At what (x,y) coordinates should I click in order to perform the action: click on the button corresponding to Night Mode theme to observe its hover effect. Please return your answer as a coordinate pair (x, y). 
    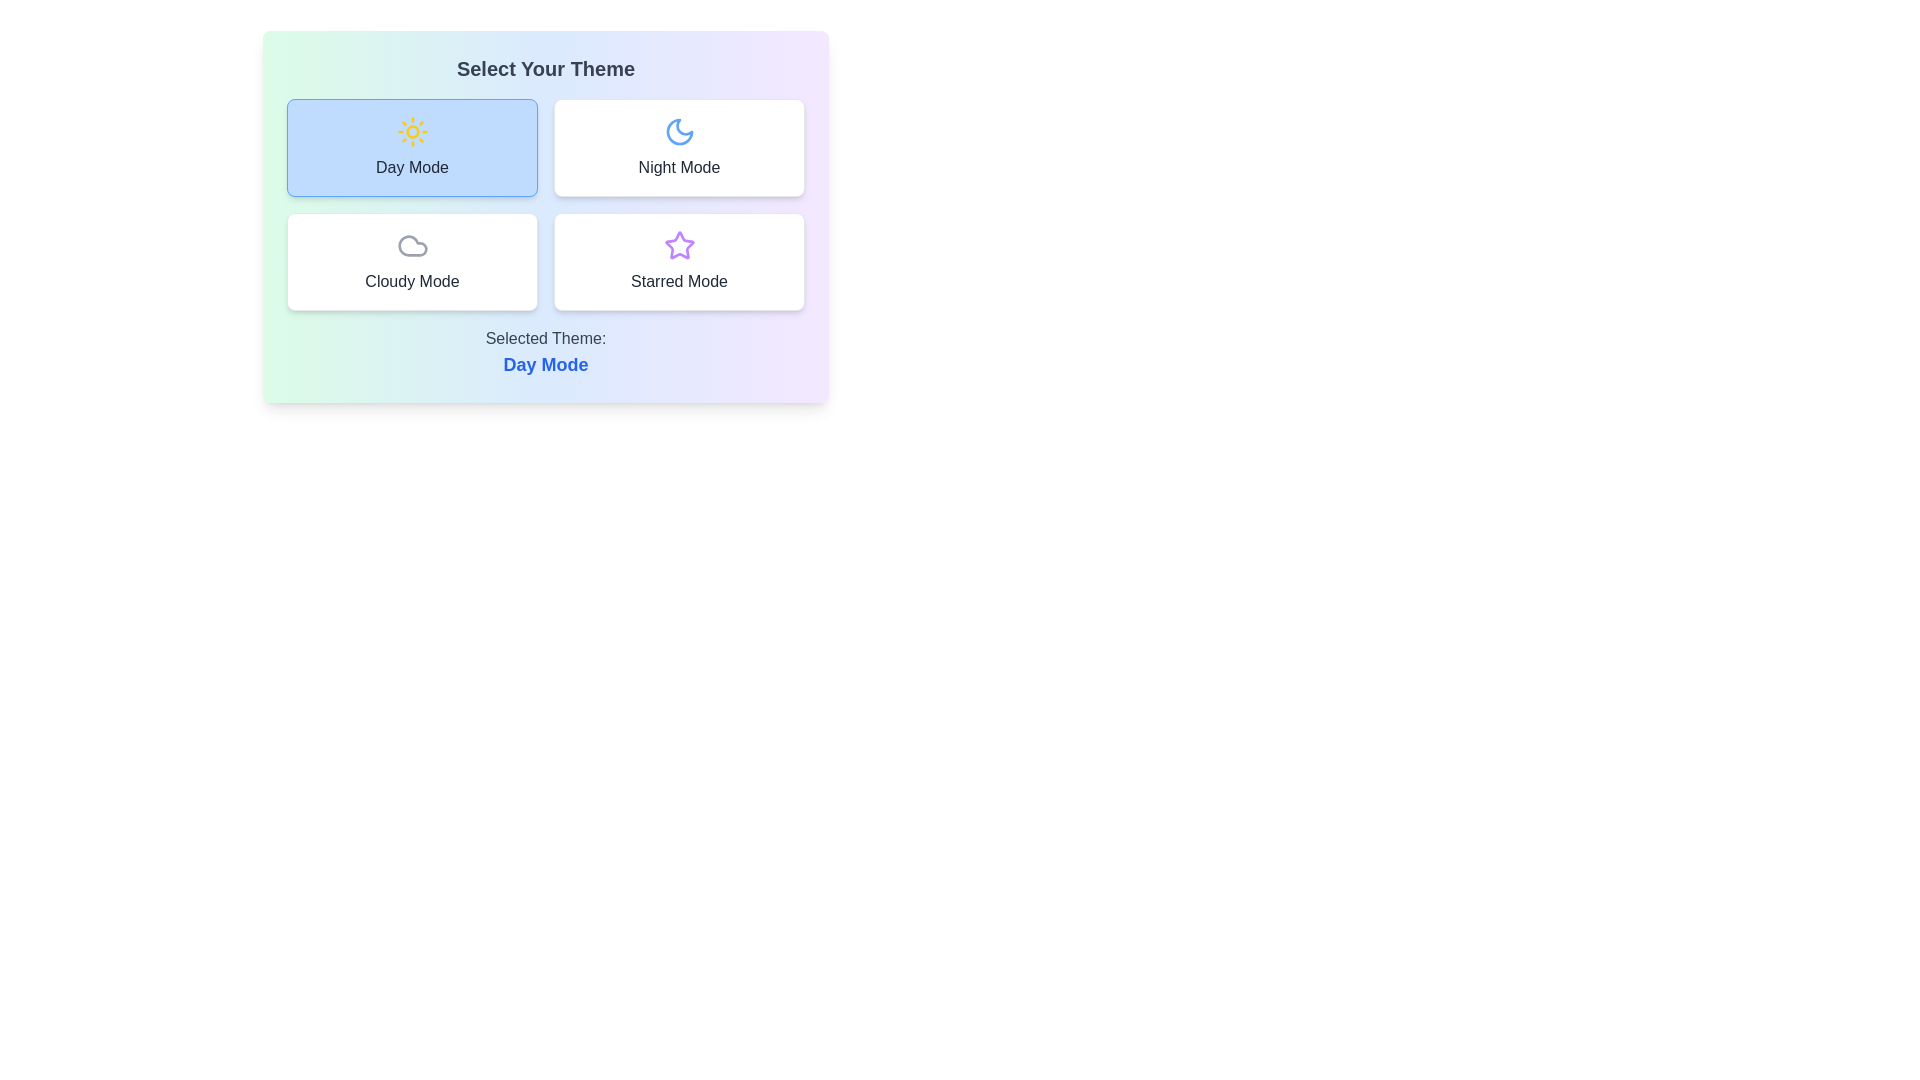
    Looking at the image, I should click on (679, 146).